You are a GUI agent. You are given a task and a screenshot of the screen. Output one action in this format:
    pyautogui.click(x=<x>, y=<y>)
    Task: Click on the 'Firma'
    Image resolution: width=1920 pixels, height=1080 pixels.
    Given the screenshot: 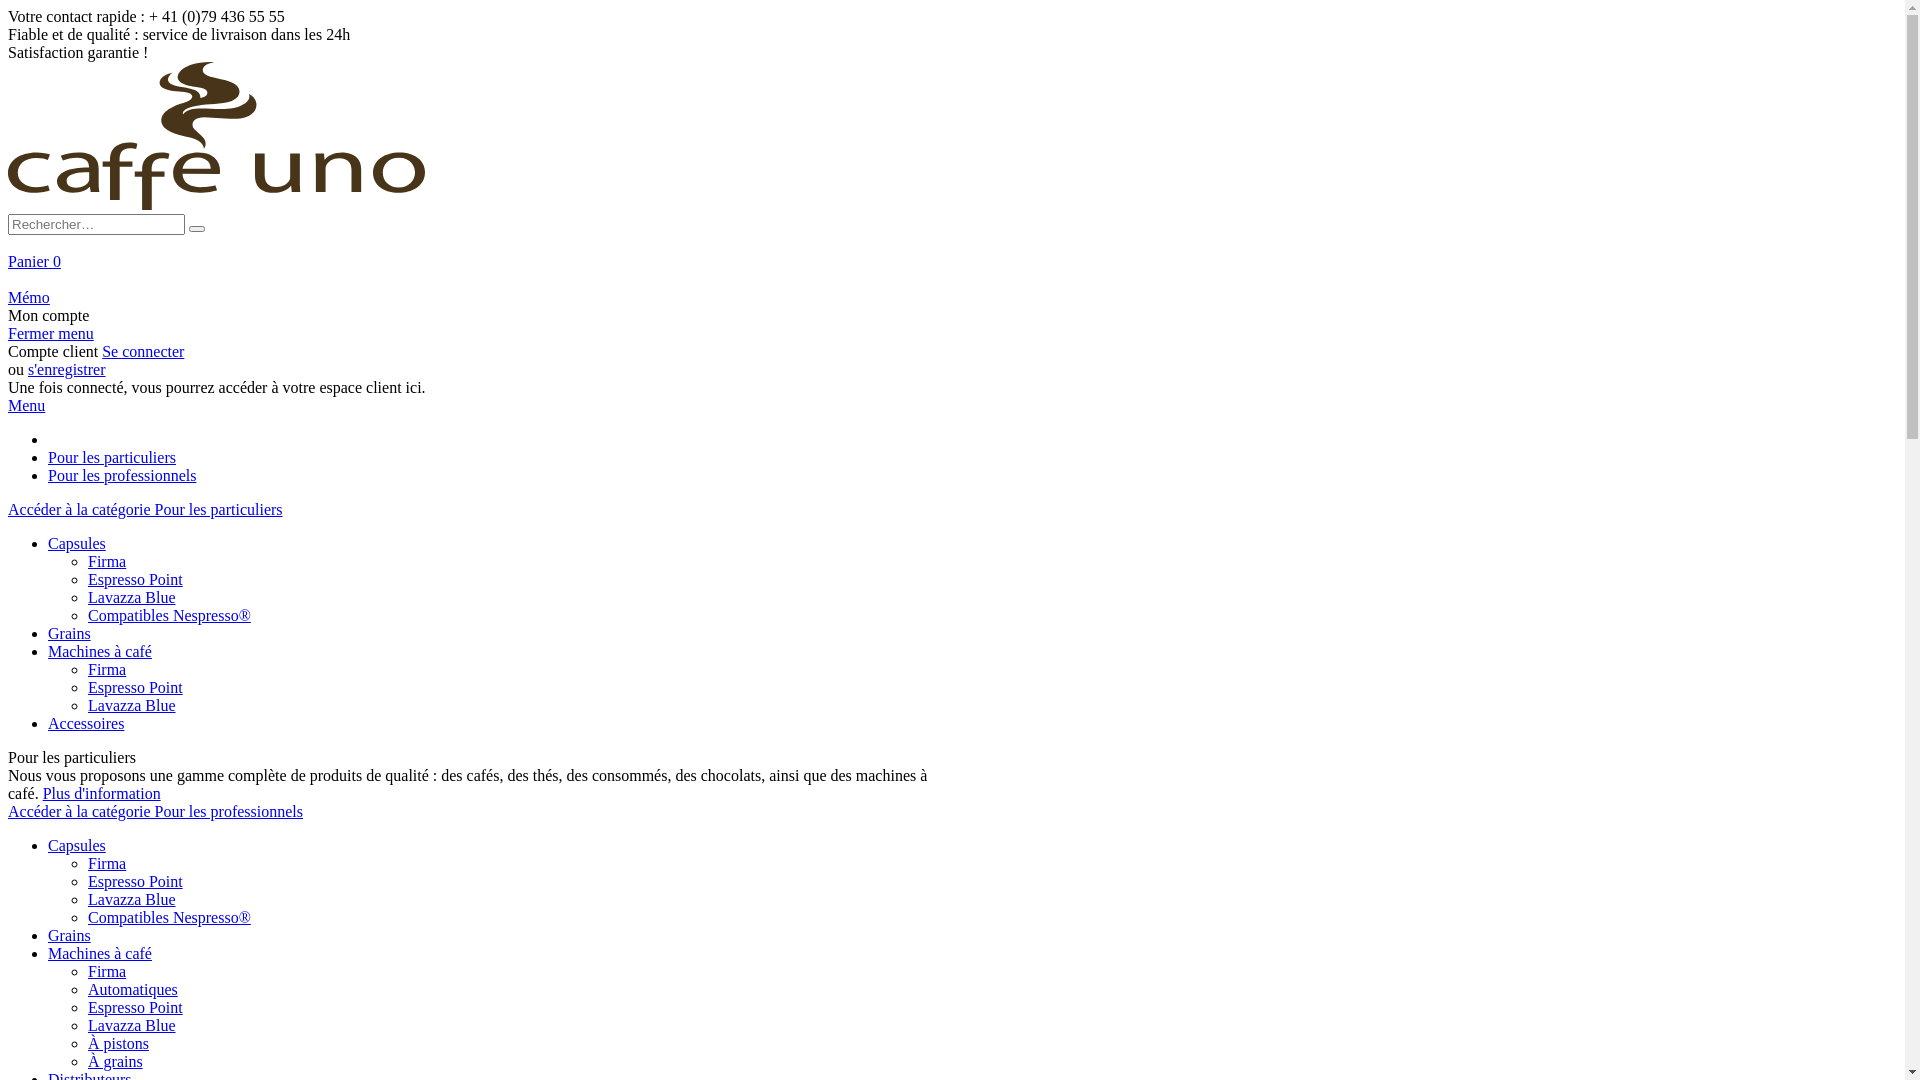 What is the action you would take?
    pyautogui.click(x=86, y=861)
    